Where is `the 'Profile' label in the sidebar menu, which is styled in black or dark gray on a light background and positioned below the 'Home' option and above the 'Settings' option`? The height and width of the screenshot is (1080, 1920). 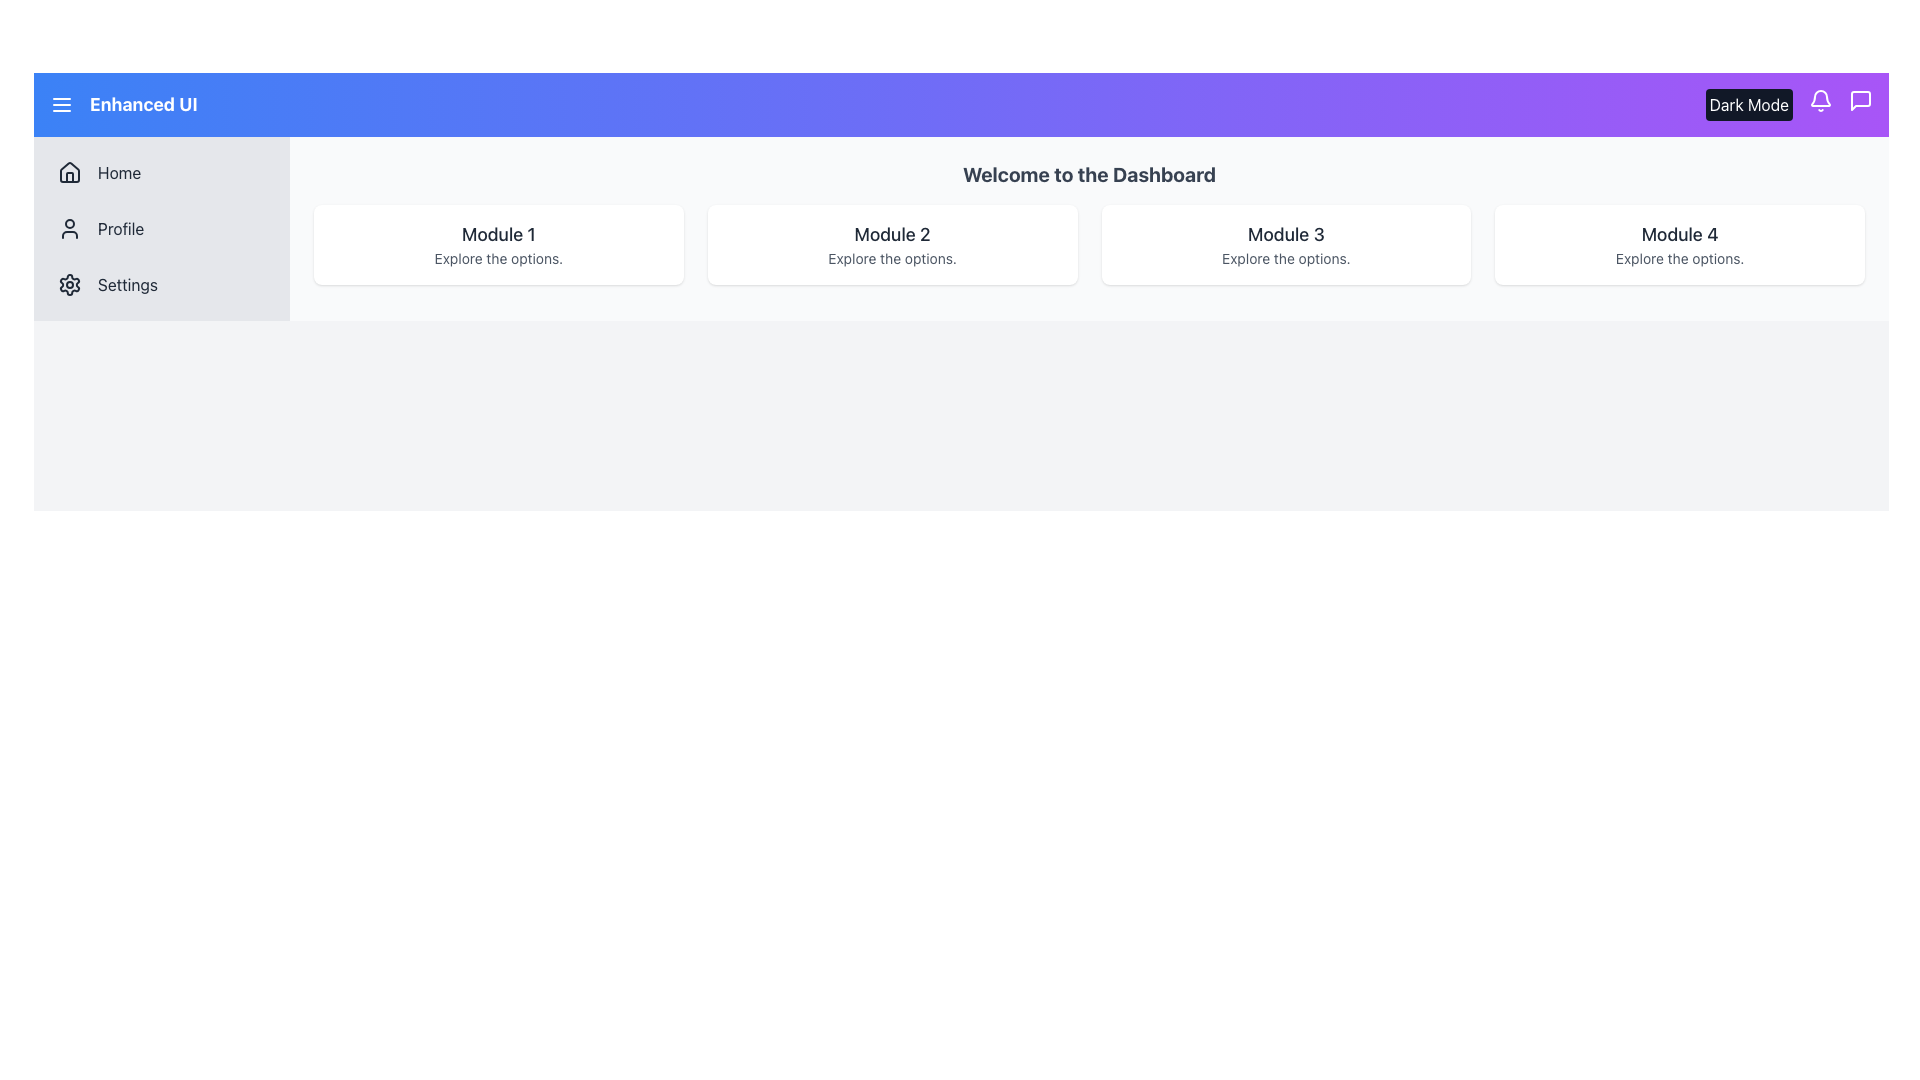
the 'Profile' label in the sidebar menu, which is styled in black or dark gray on a light background and positioned below the 'Home' option and above the 'Settings' option is located at coordinates (120, 227).